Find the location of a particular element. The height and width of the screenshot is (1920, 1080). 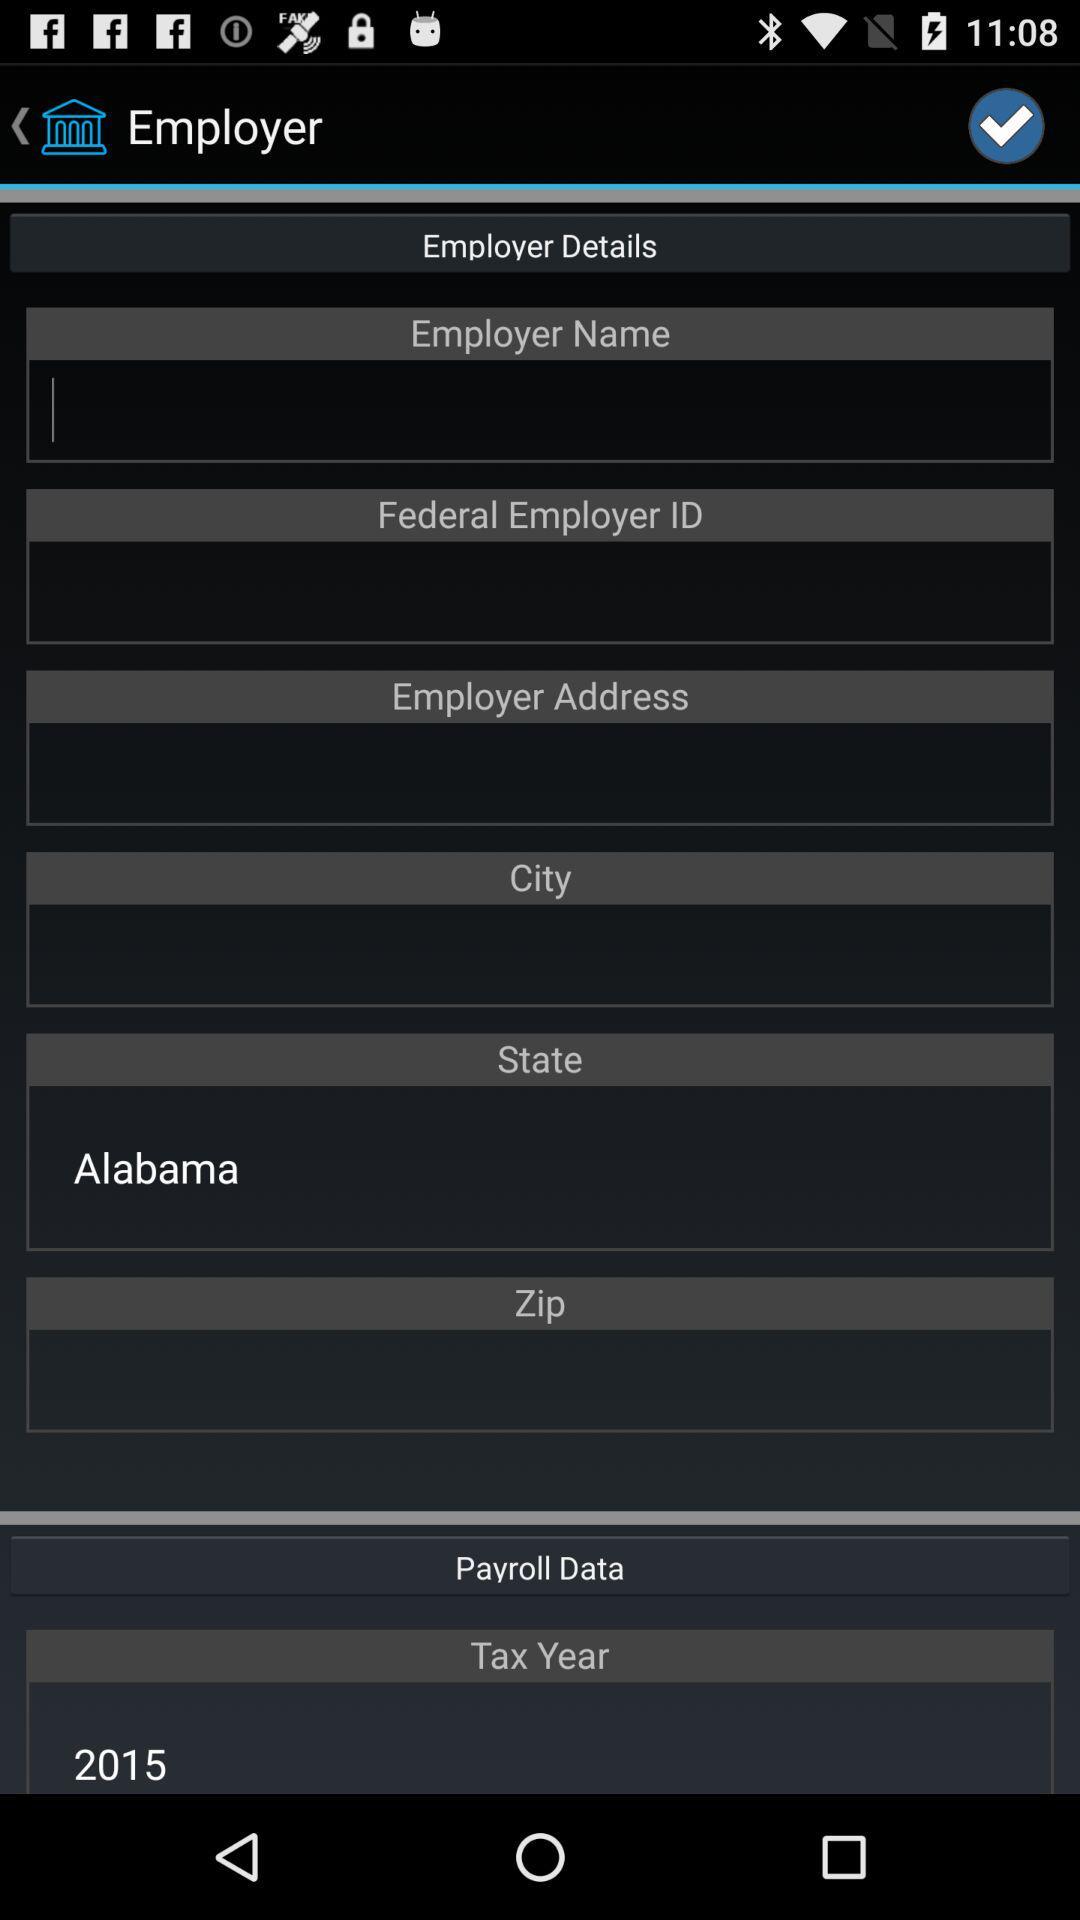

app above employer name item is located at coordinates (540, 240).